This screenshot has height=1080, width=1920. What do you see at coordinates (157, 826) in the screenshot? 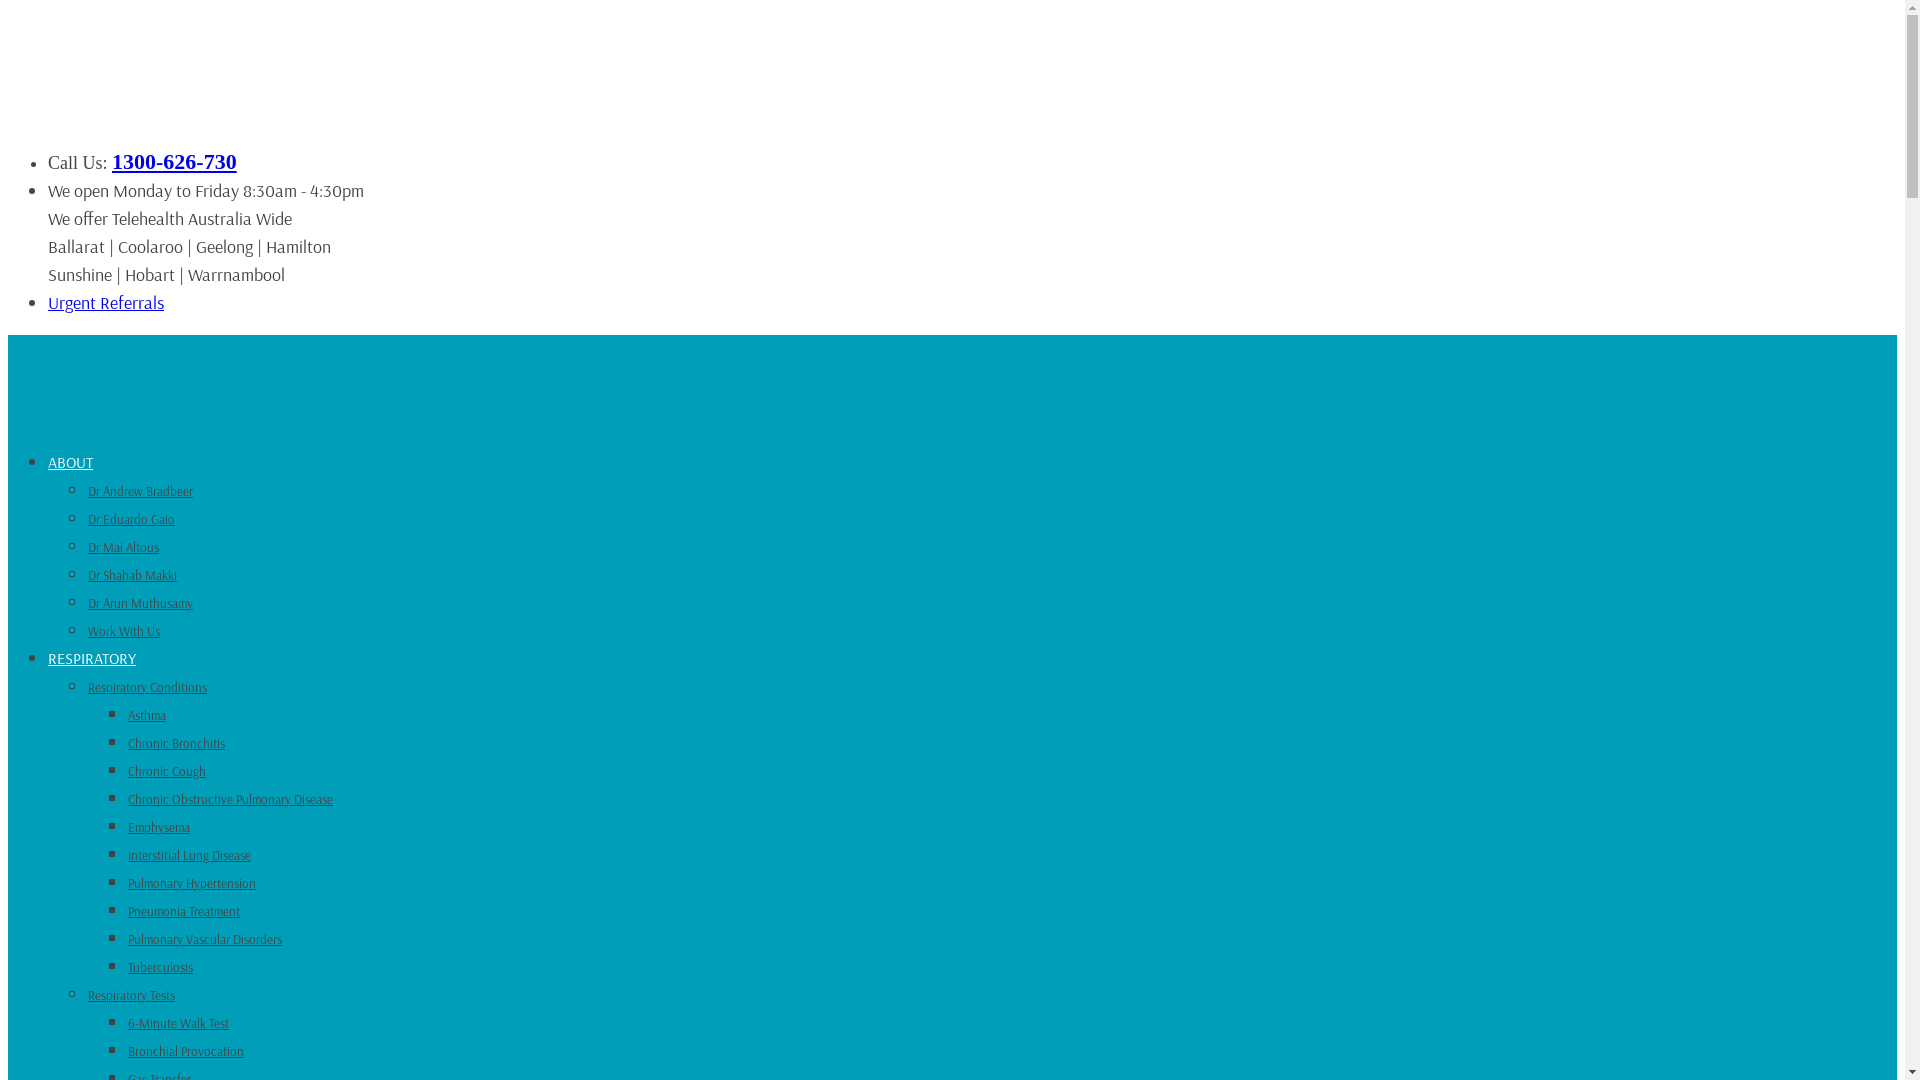
I see `'Emphysema'` at bounding box center [157, 826].